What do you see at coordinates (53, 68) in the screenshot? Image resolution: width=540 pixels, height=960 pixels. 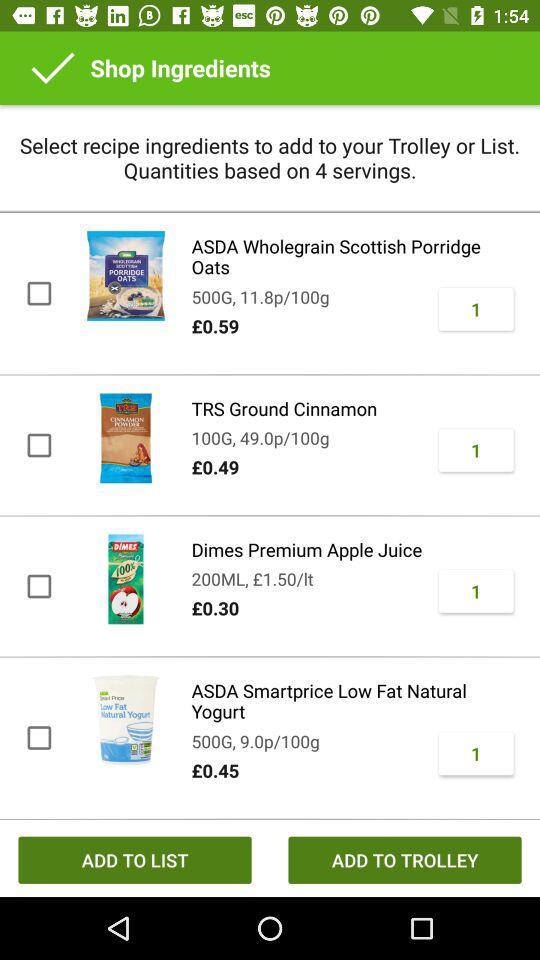 I see `icon above the select recipe ingredients item` at bounding box center [53, 68].